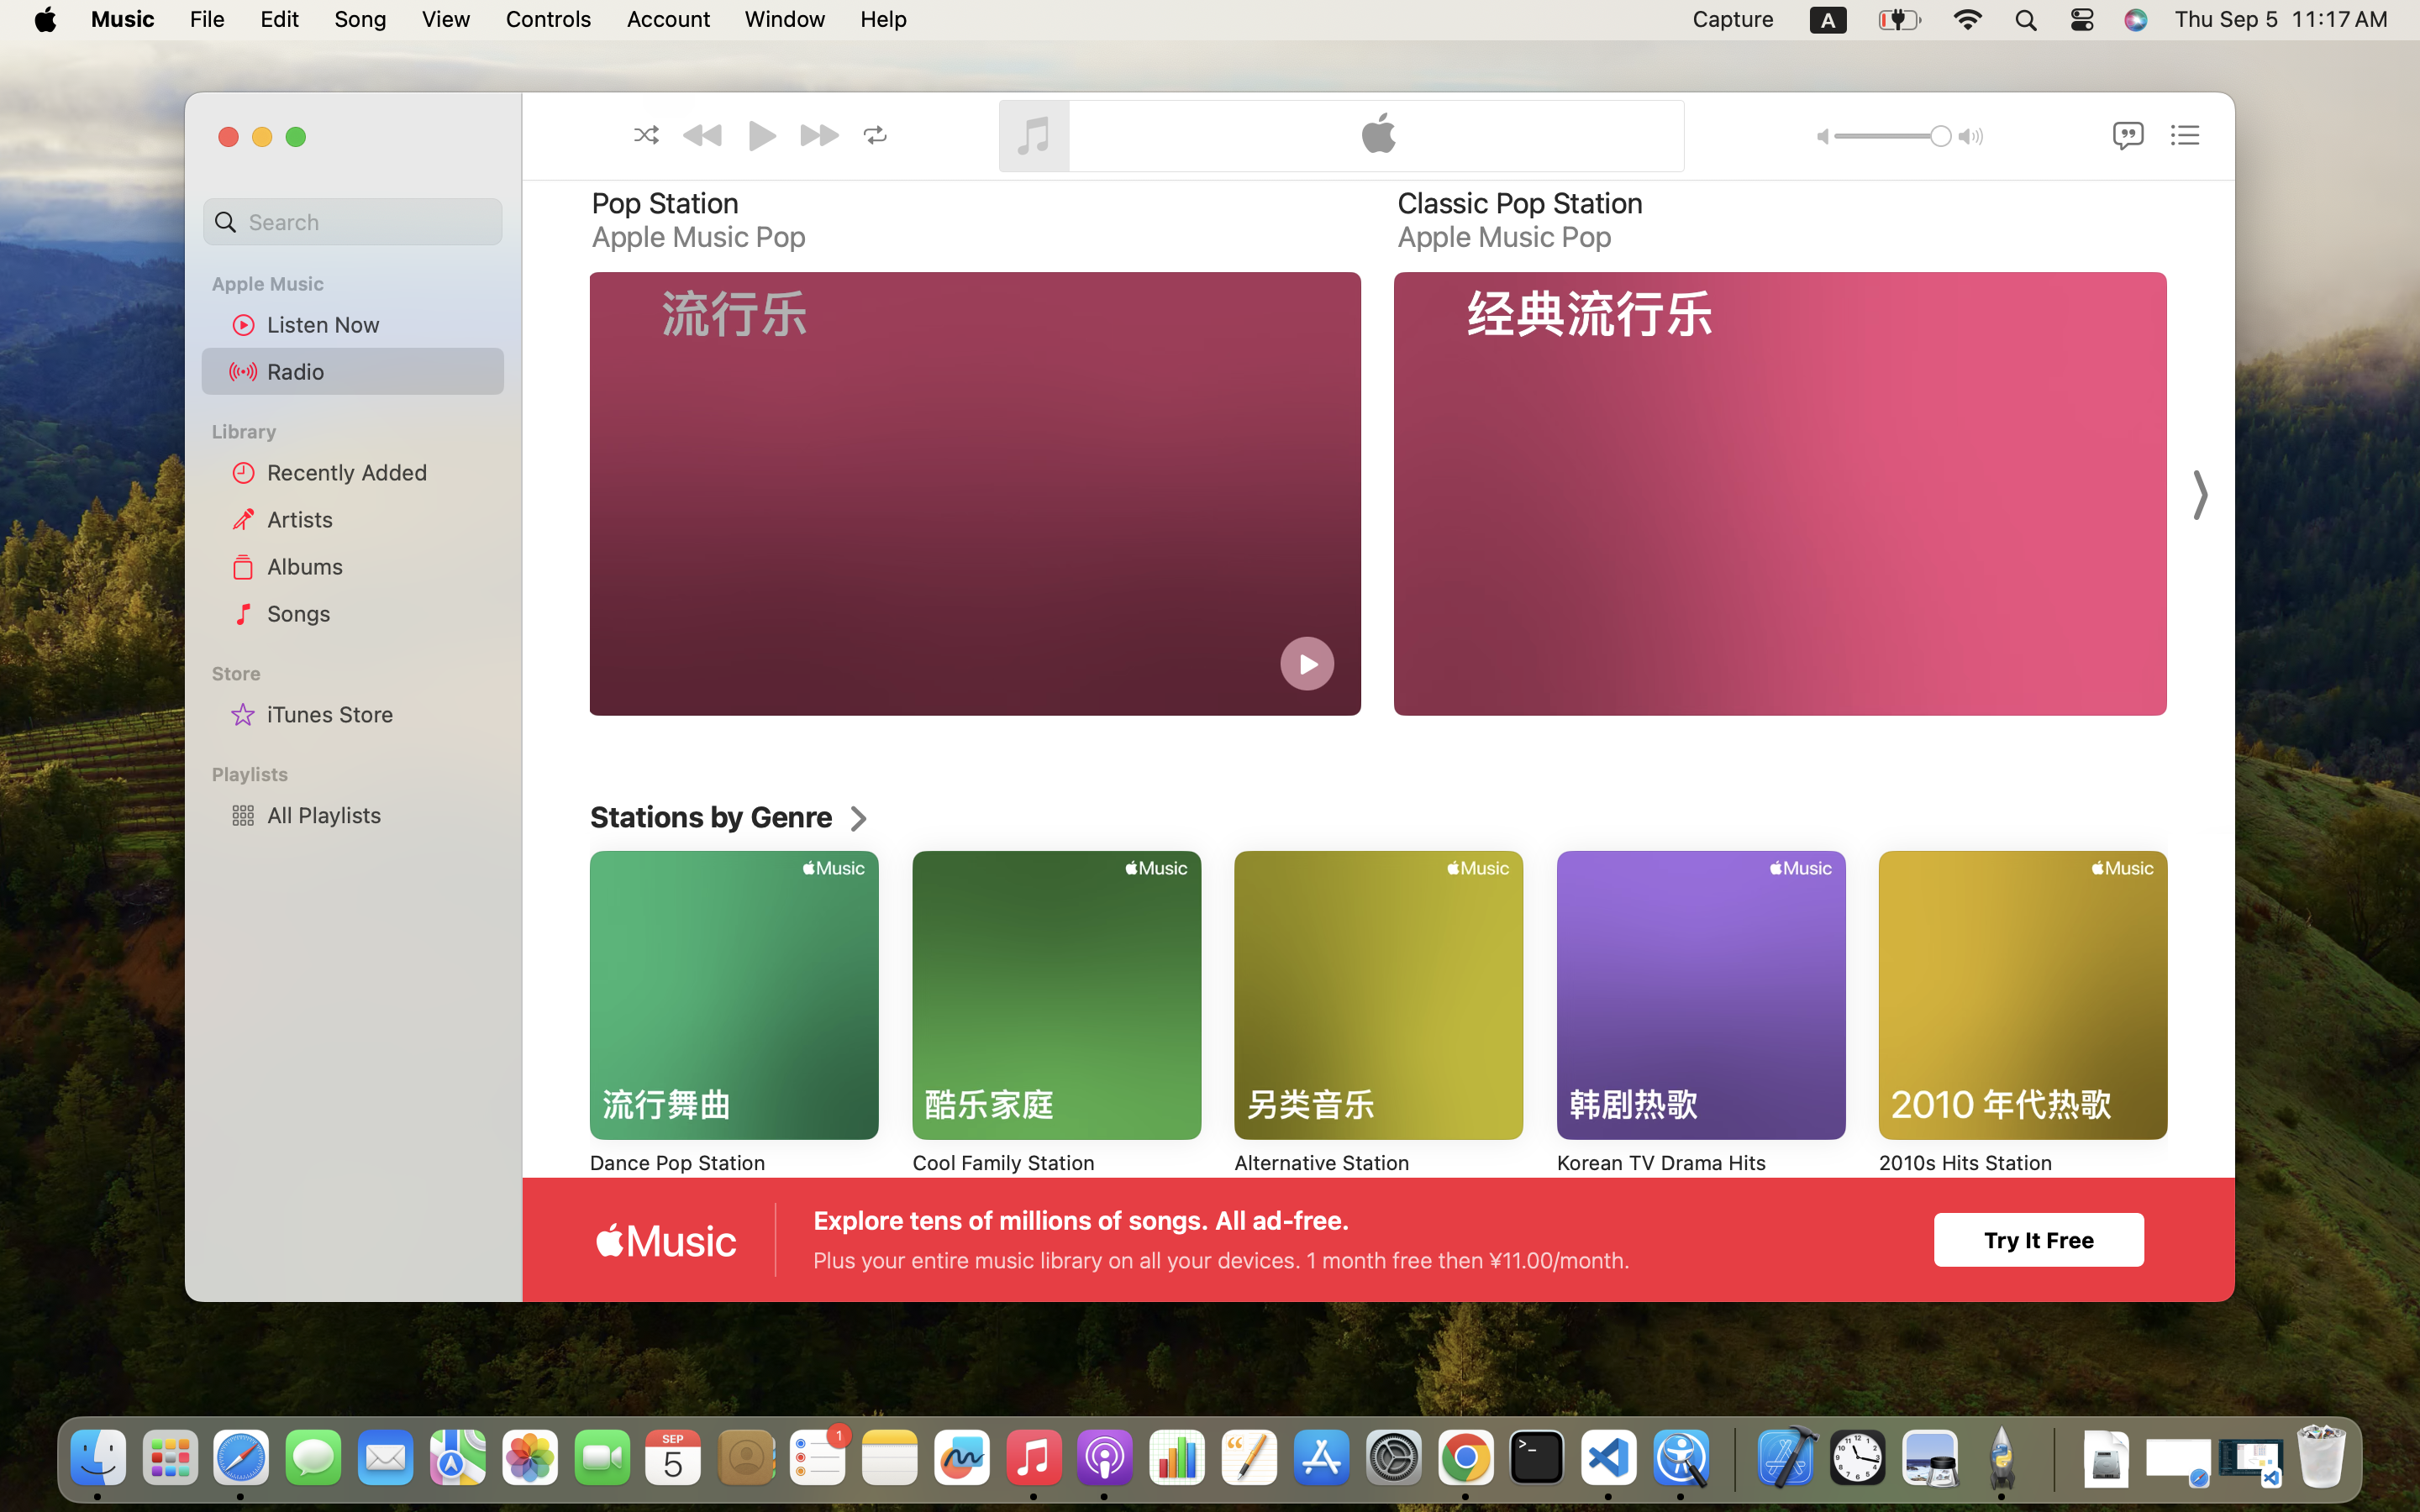 The height and width of the screenshot is (1512, 2420). Describe the element at coordinates (379, 517) in the screenshot. I see `'Artists'` at that location.